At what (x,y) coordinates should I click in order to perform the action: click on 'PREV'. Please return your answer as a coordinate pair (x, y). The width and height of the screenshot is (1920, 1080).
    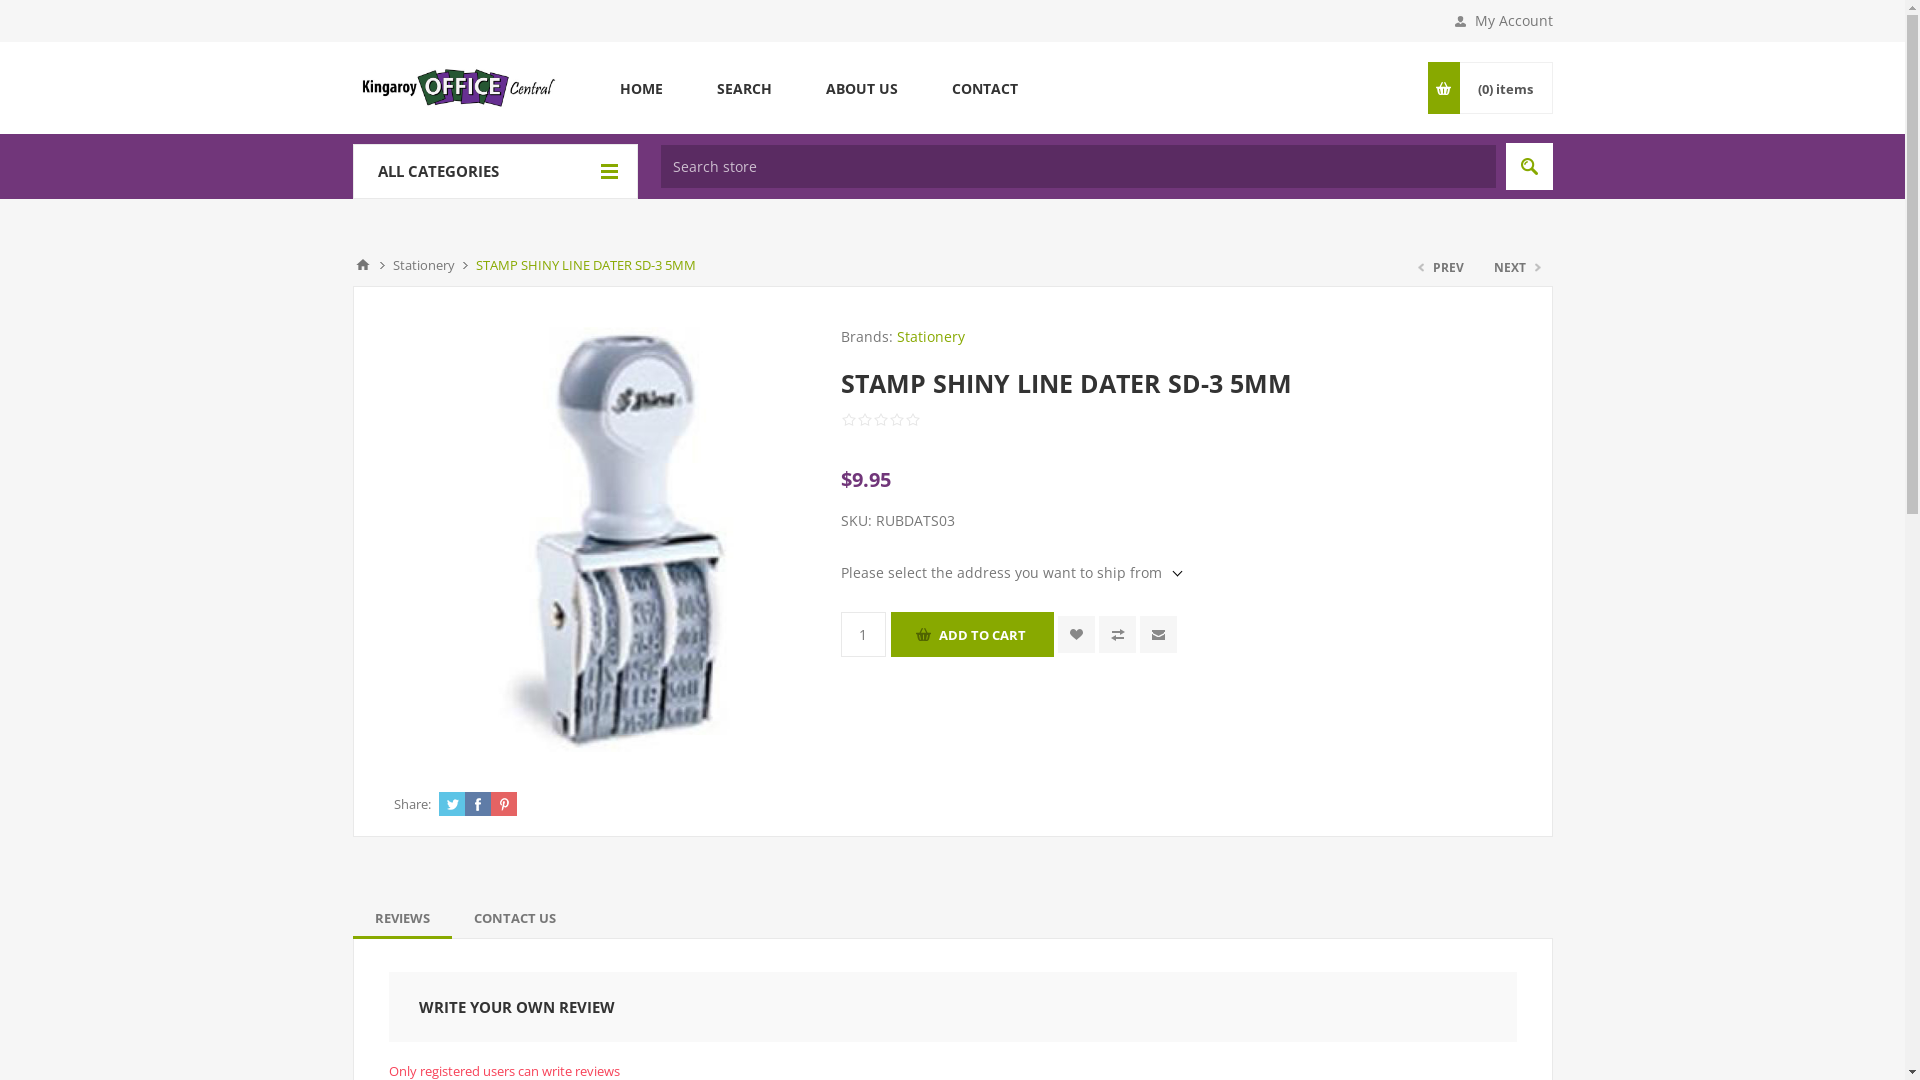
    Looking at the image, I should click on (1442, 266).